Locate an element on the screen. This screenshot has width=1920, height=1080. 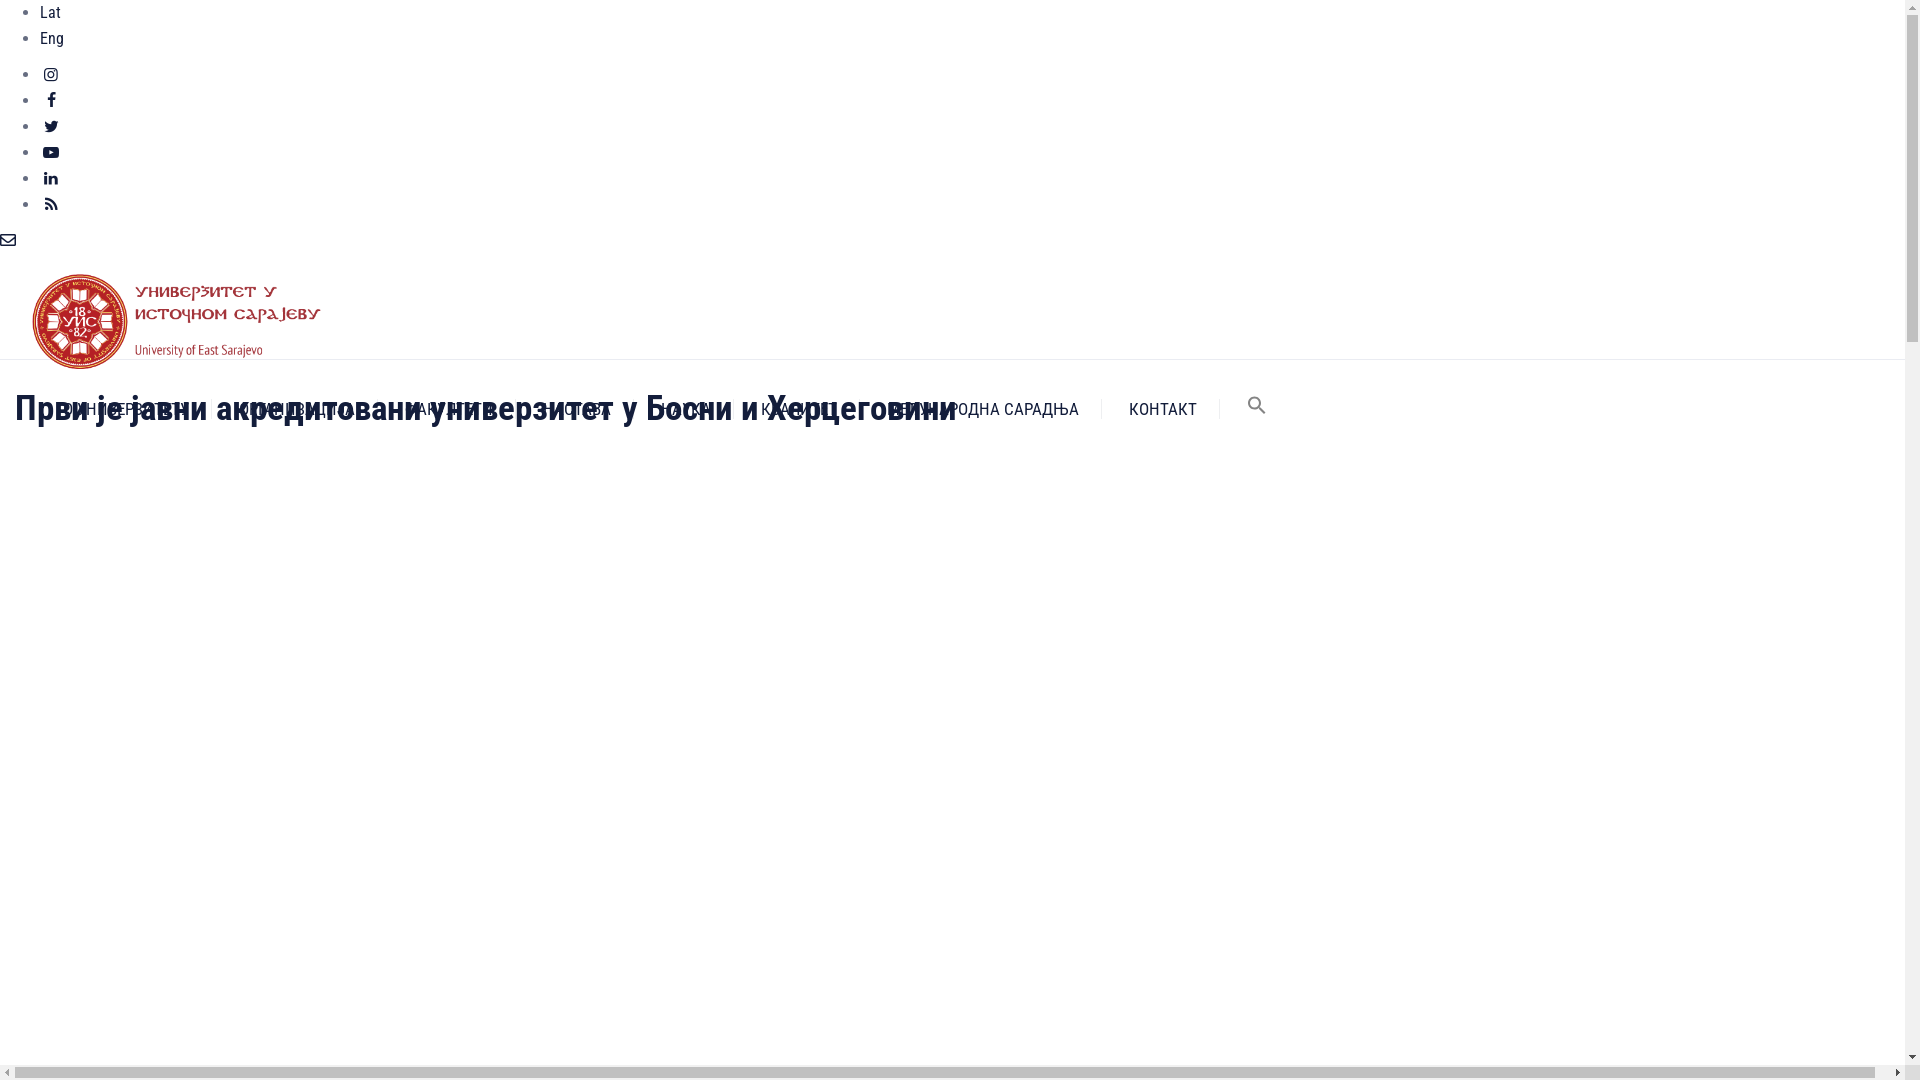
'Lat' is located at coordinates (50, 12).